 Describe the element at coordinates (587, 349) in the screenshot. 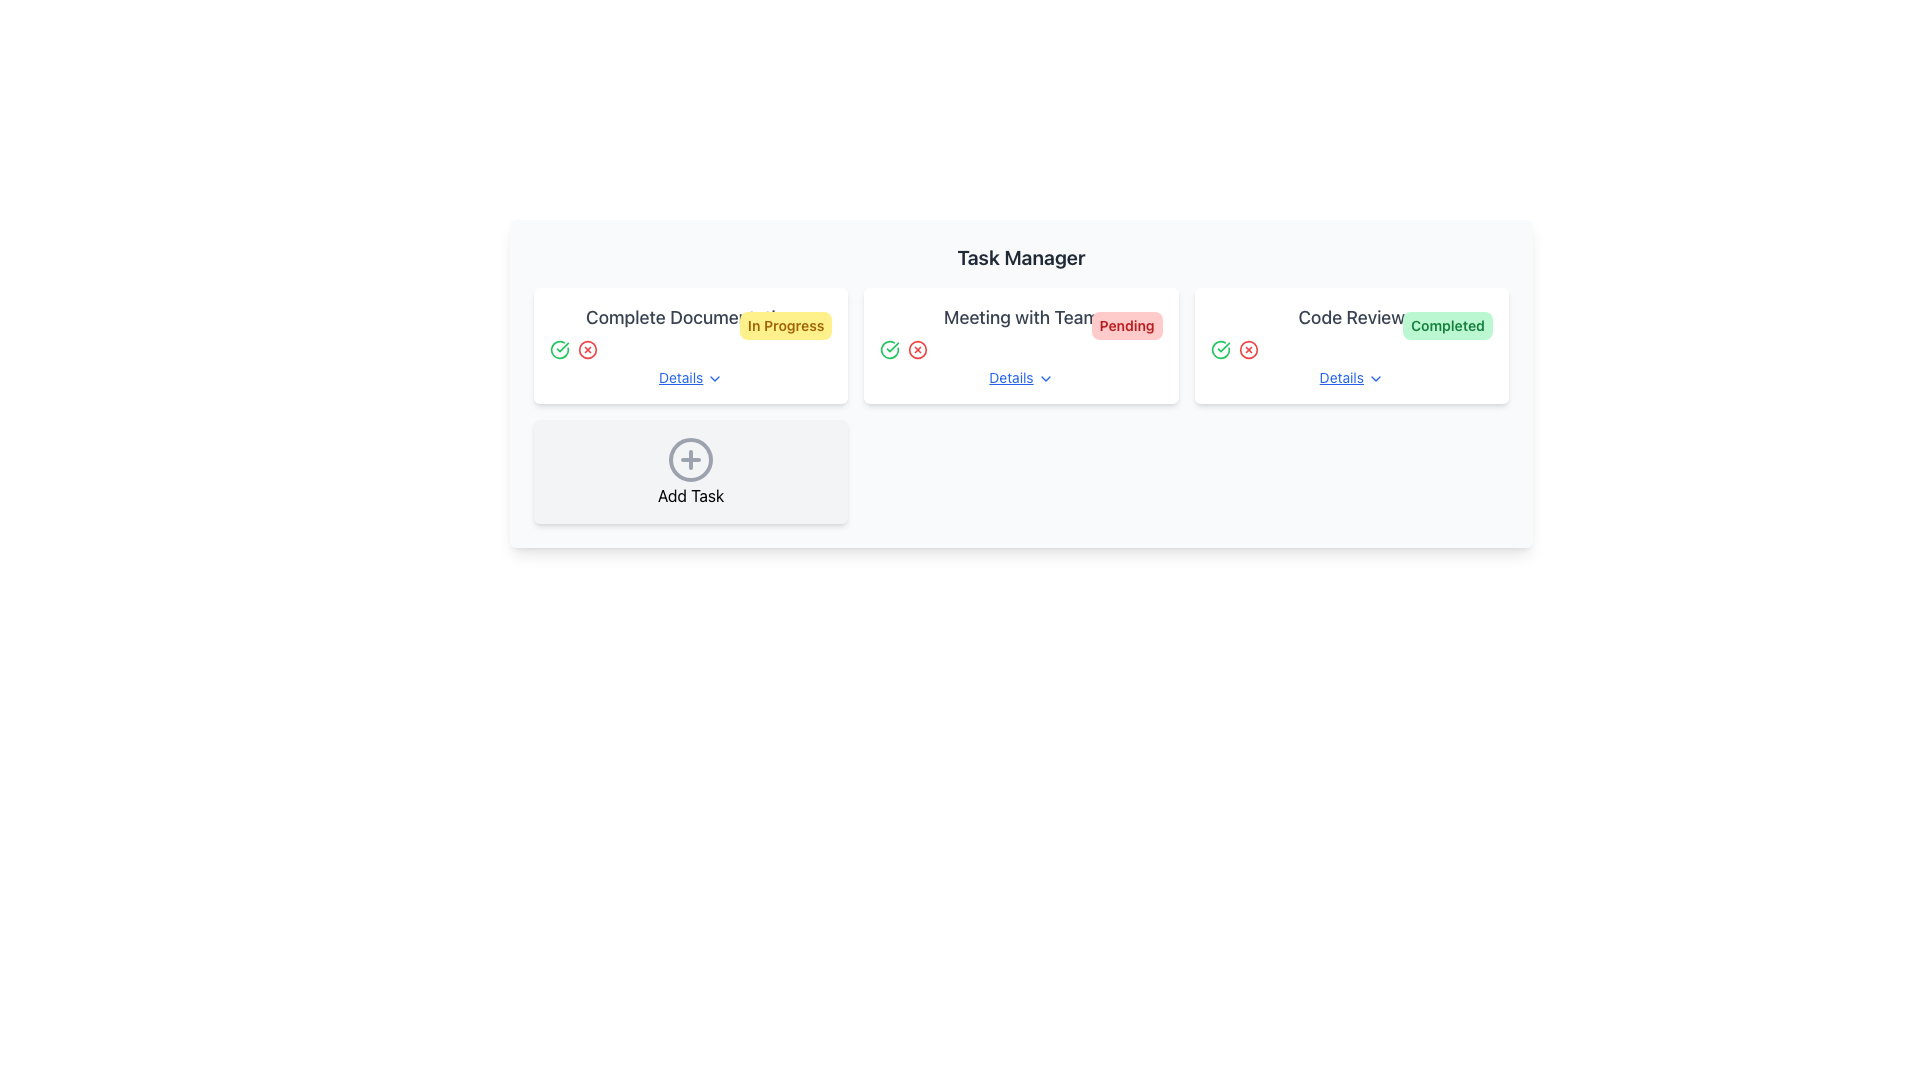

I see `the red circular button with an 'X' symbol inside it, located in the first task card labeled 'Complete Document', positioned to the right of the green checkmark icon` at that location.